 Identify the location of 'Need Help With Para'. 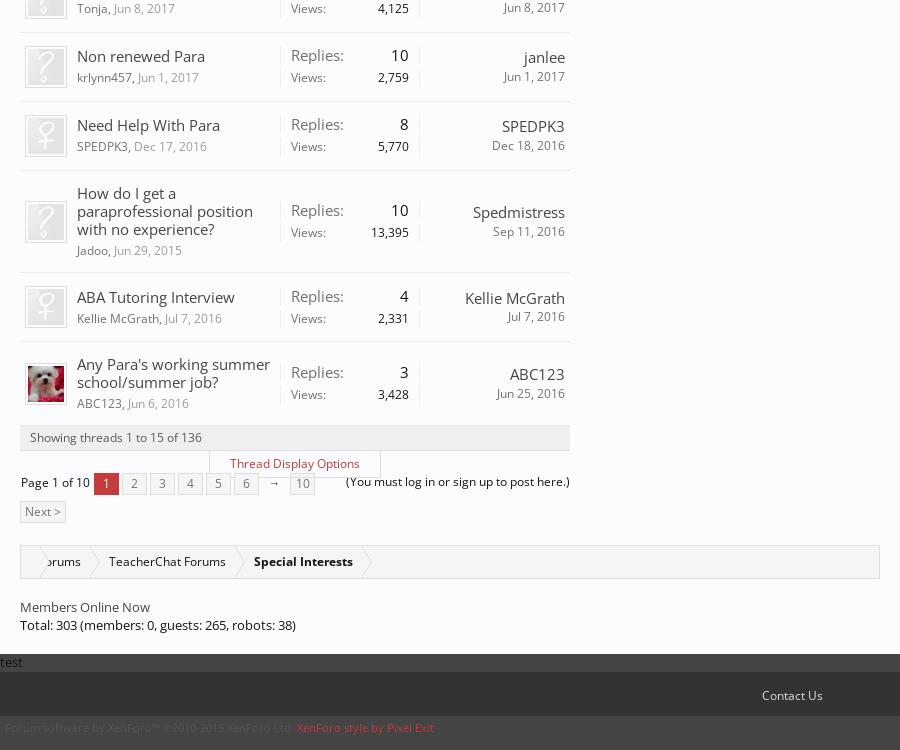
(148, 125).